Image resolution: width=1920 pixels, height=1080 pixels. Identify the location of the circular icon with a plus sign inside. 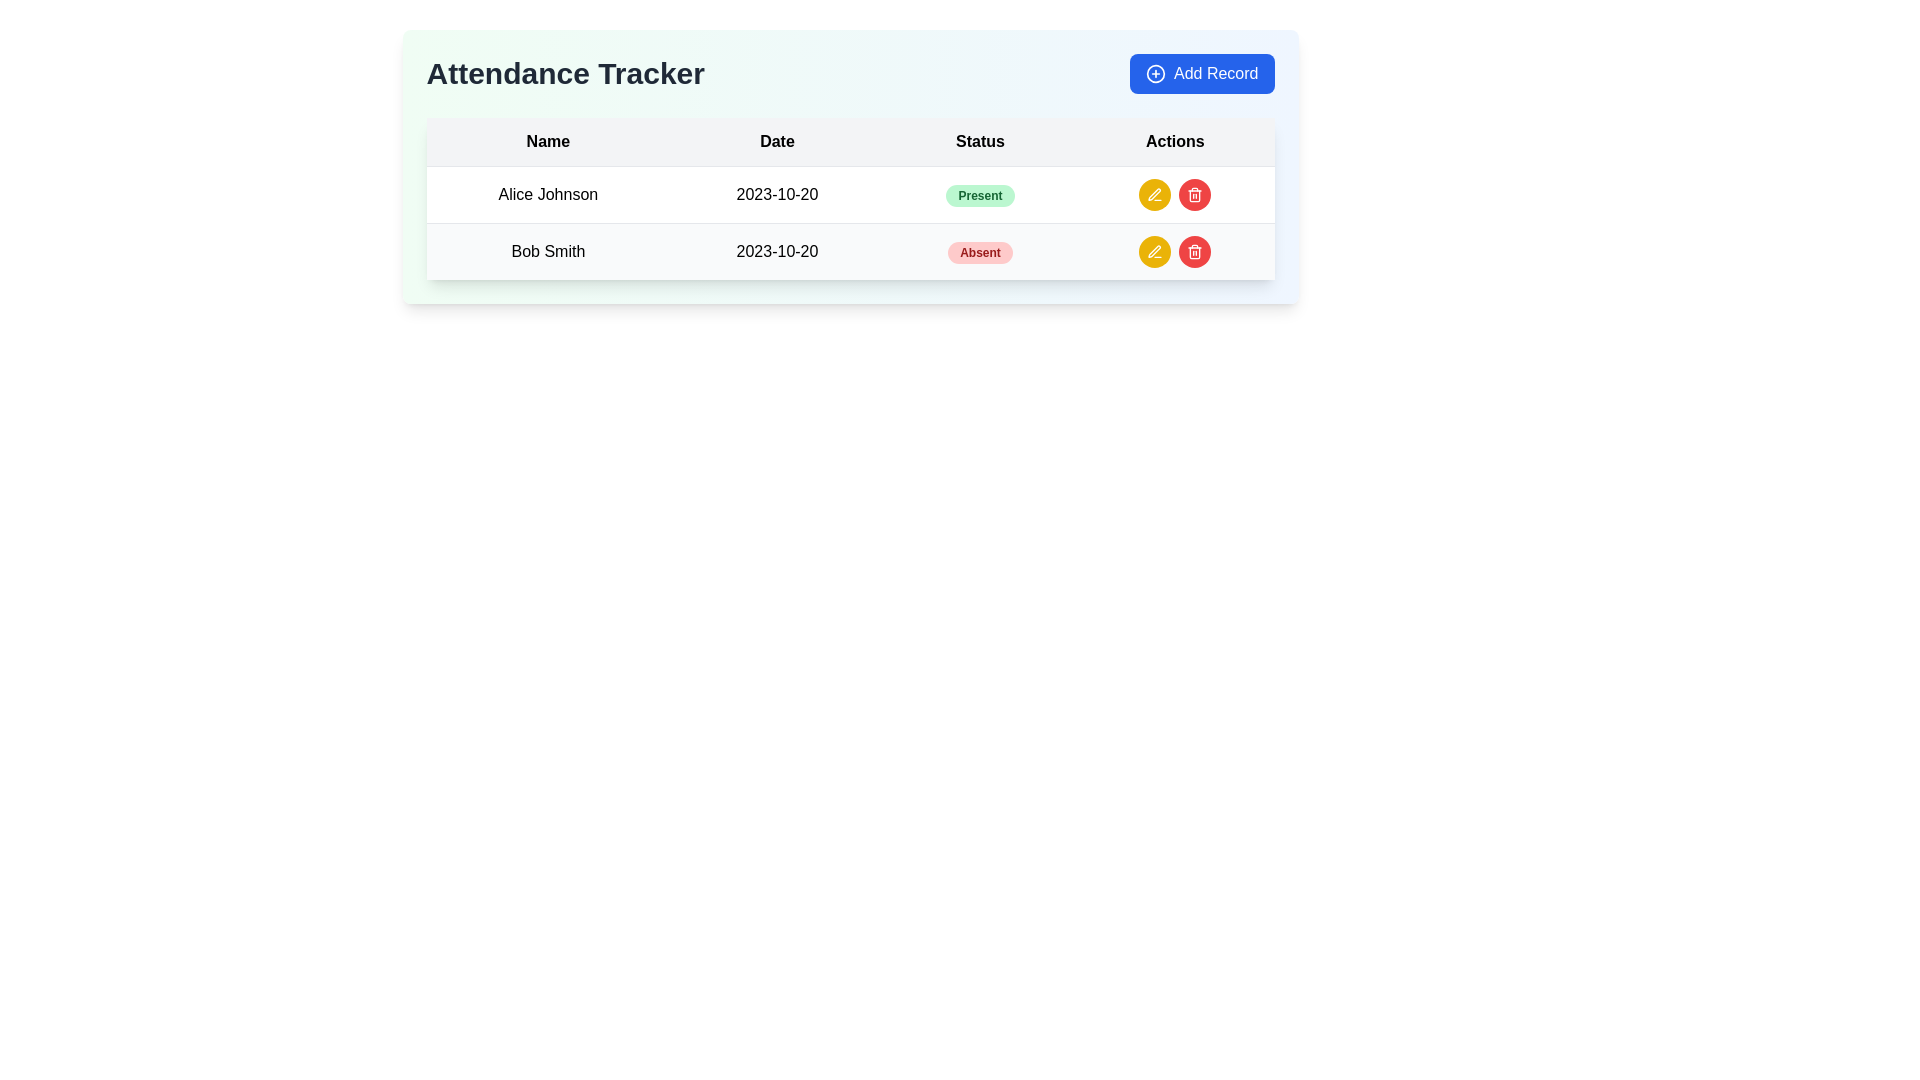
(1156, 72).